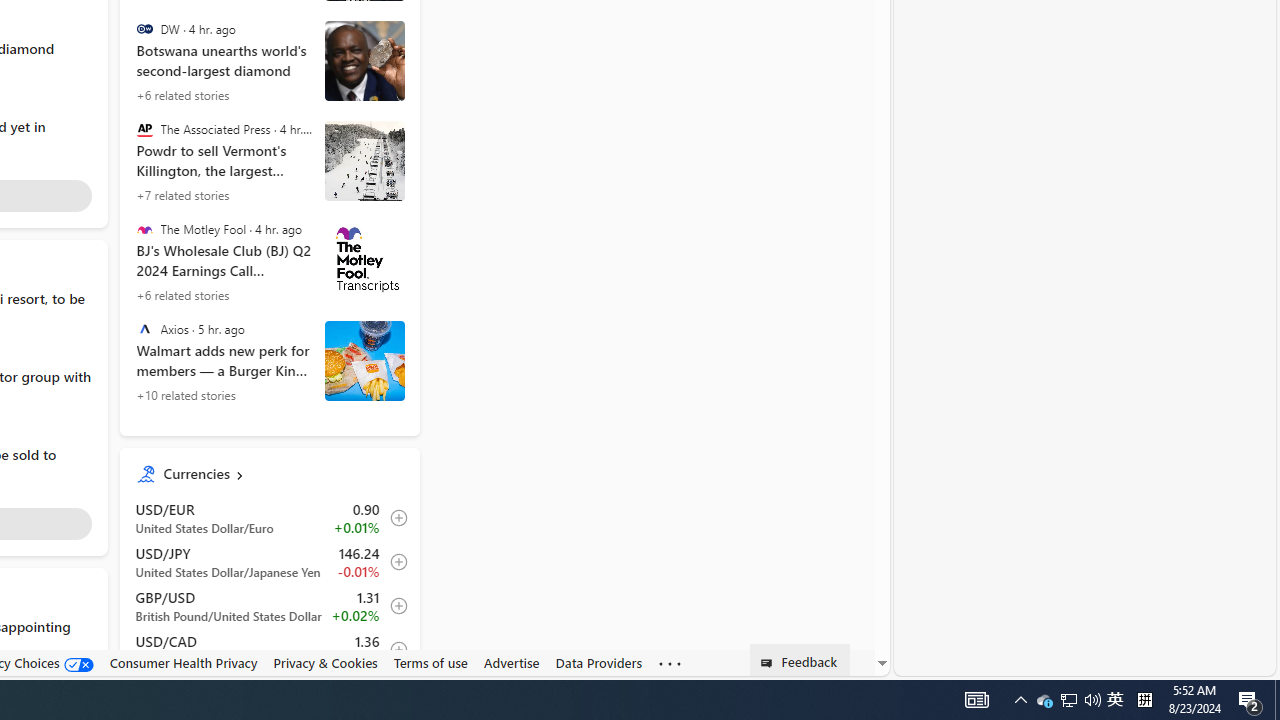  I want to click on 'Terms of use', so click(429, 662).